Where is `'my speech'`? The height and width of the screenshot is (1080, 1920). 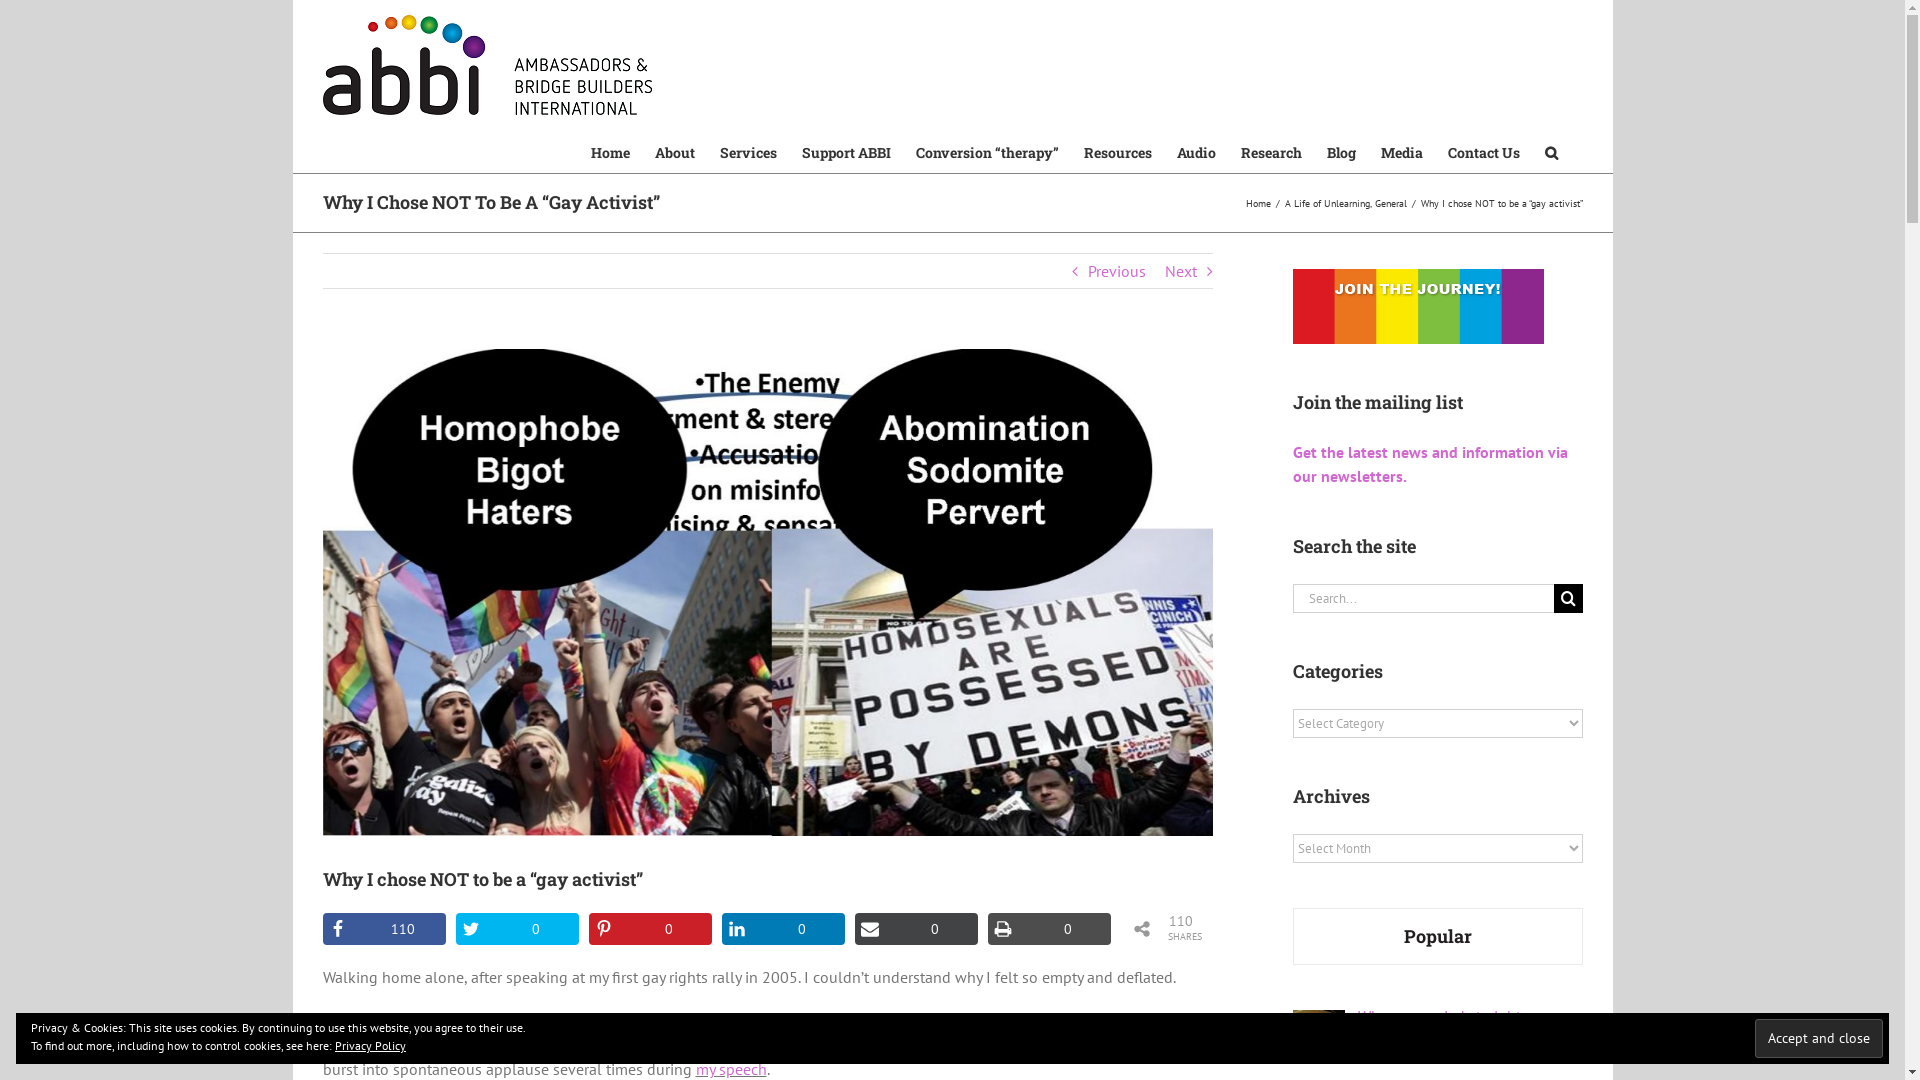 'my speech' is located at coordinates (696, 1067).